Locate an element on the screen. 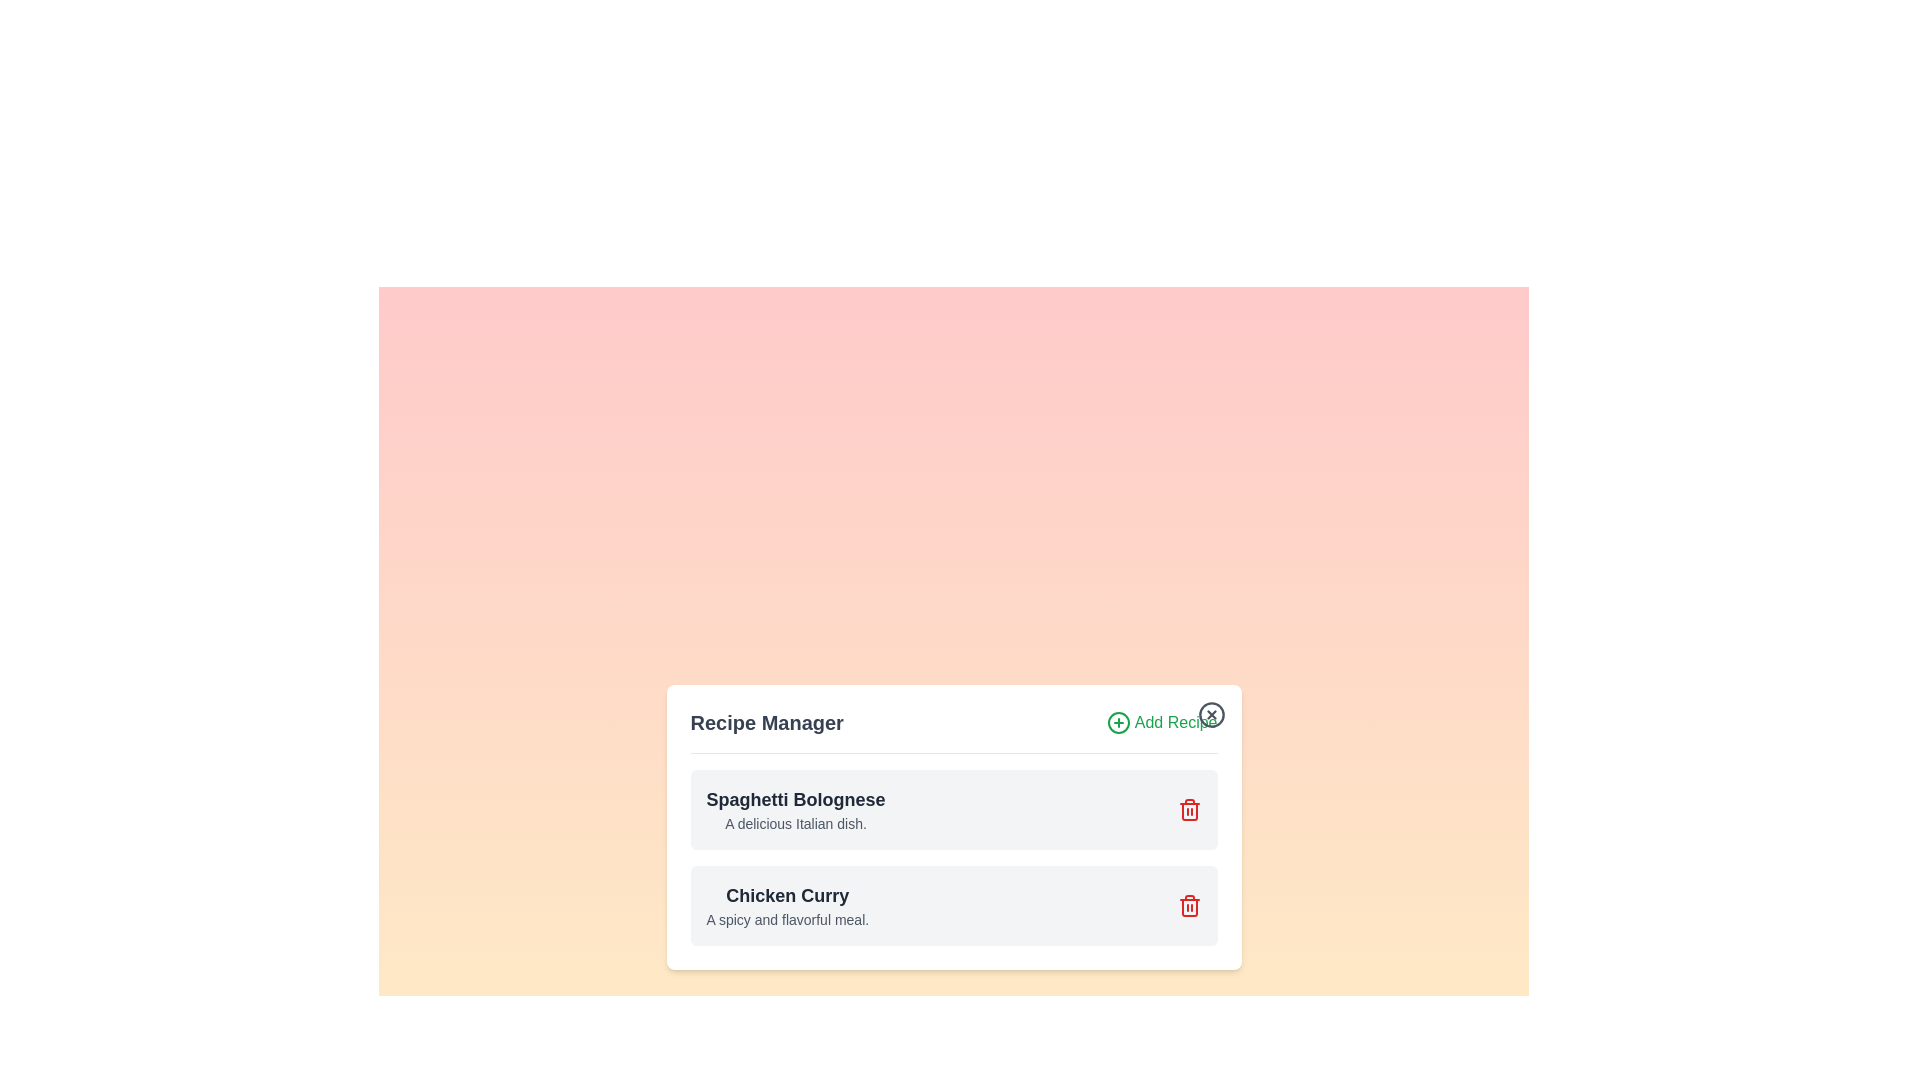  the circular icon with a plus symbol that has a green stroke, located to the left of the 'Add Recipe' text is located at coordinates (1117, 722).